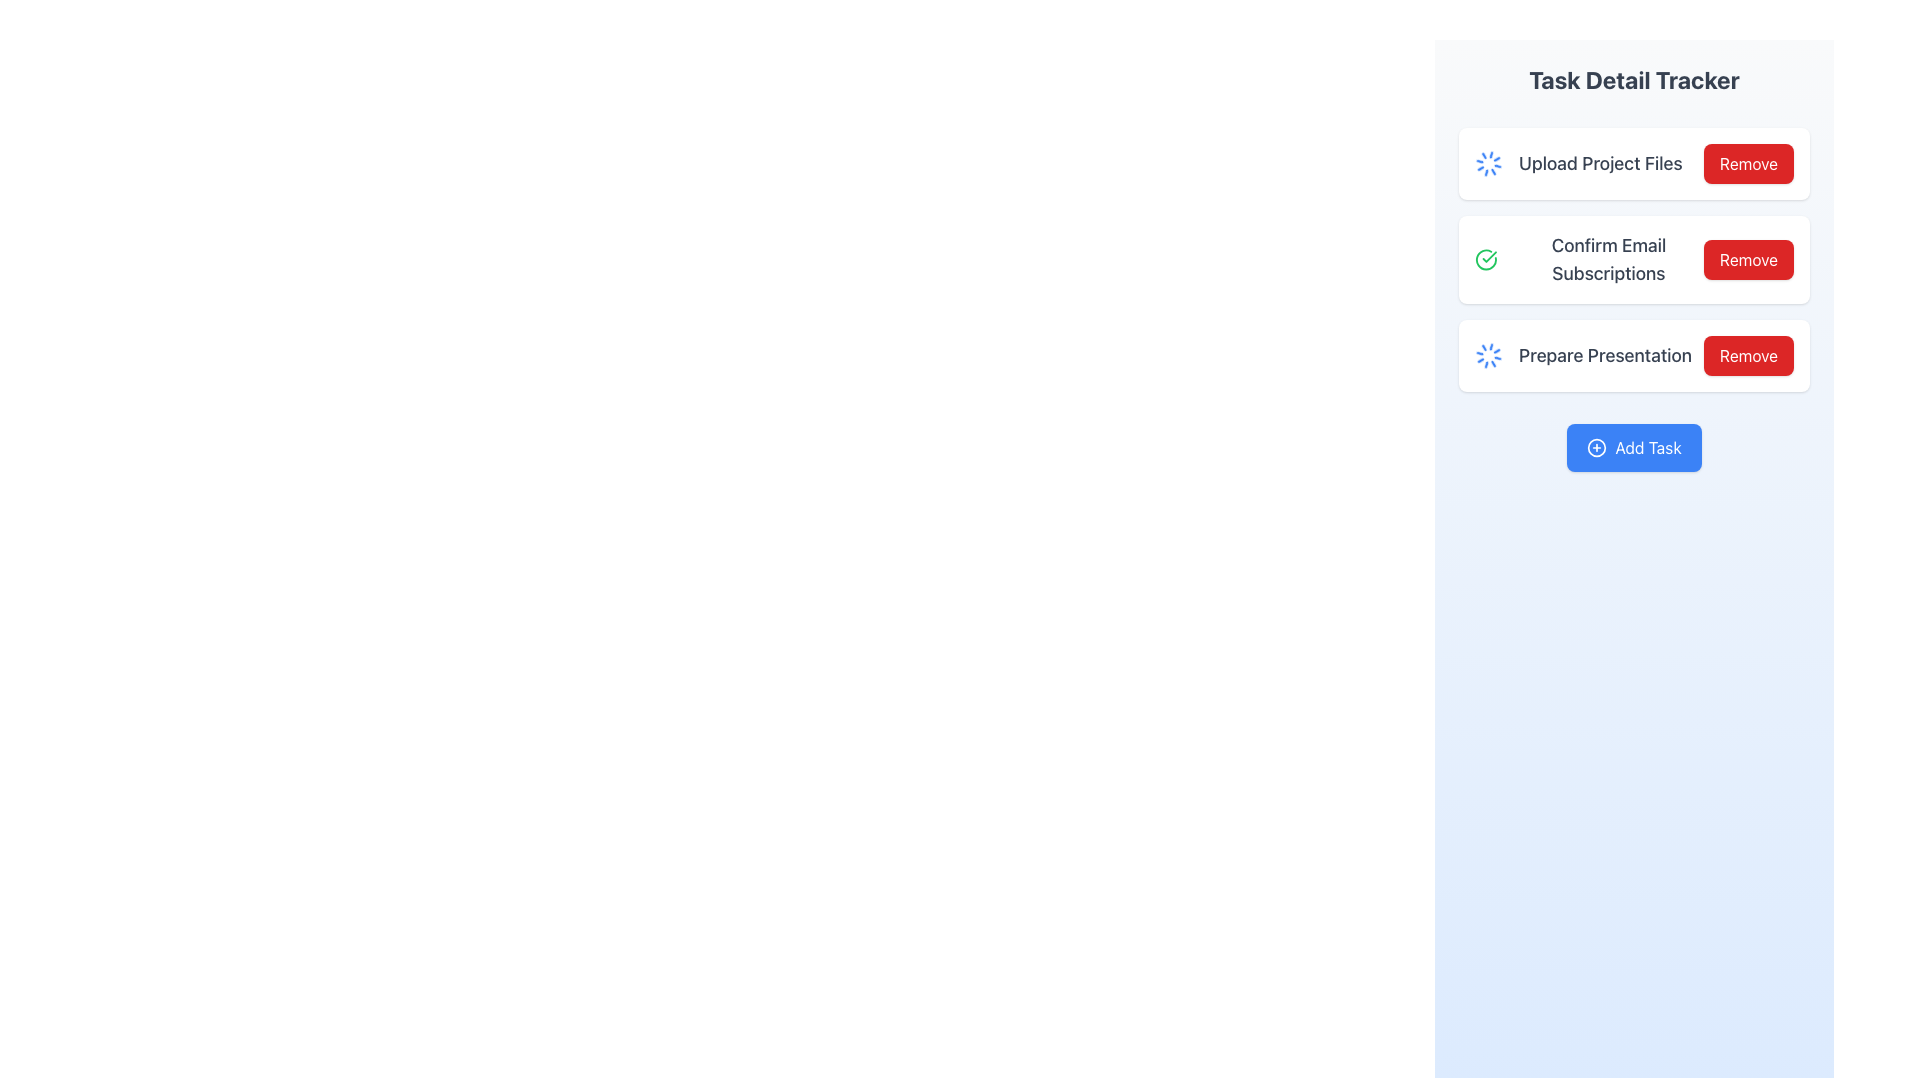 The image size is (1920, 1080). Describe the element at coordinates (1634, 446) in the screenshot. I see `the 'Add Task' button with a blue background and white text` at that location.